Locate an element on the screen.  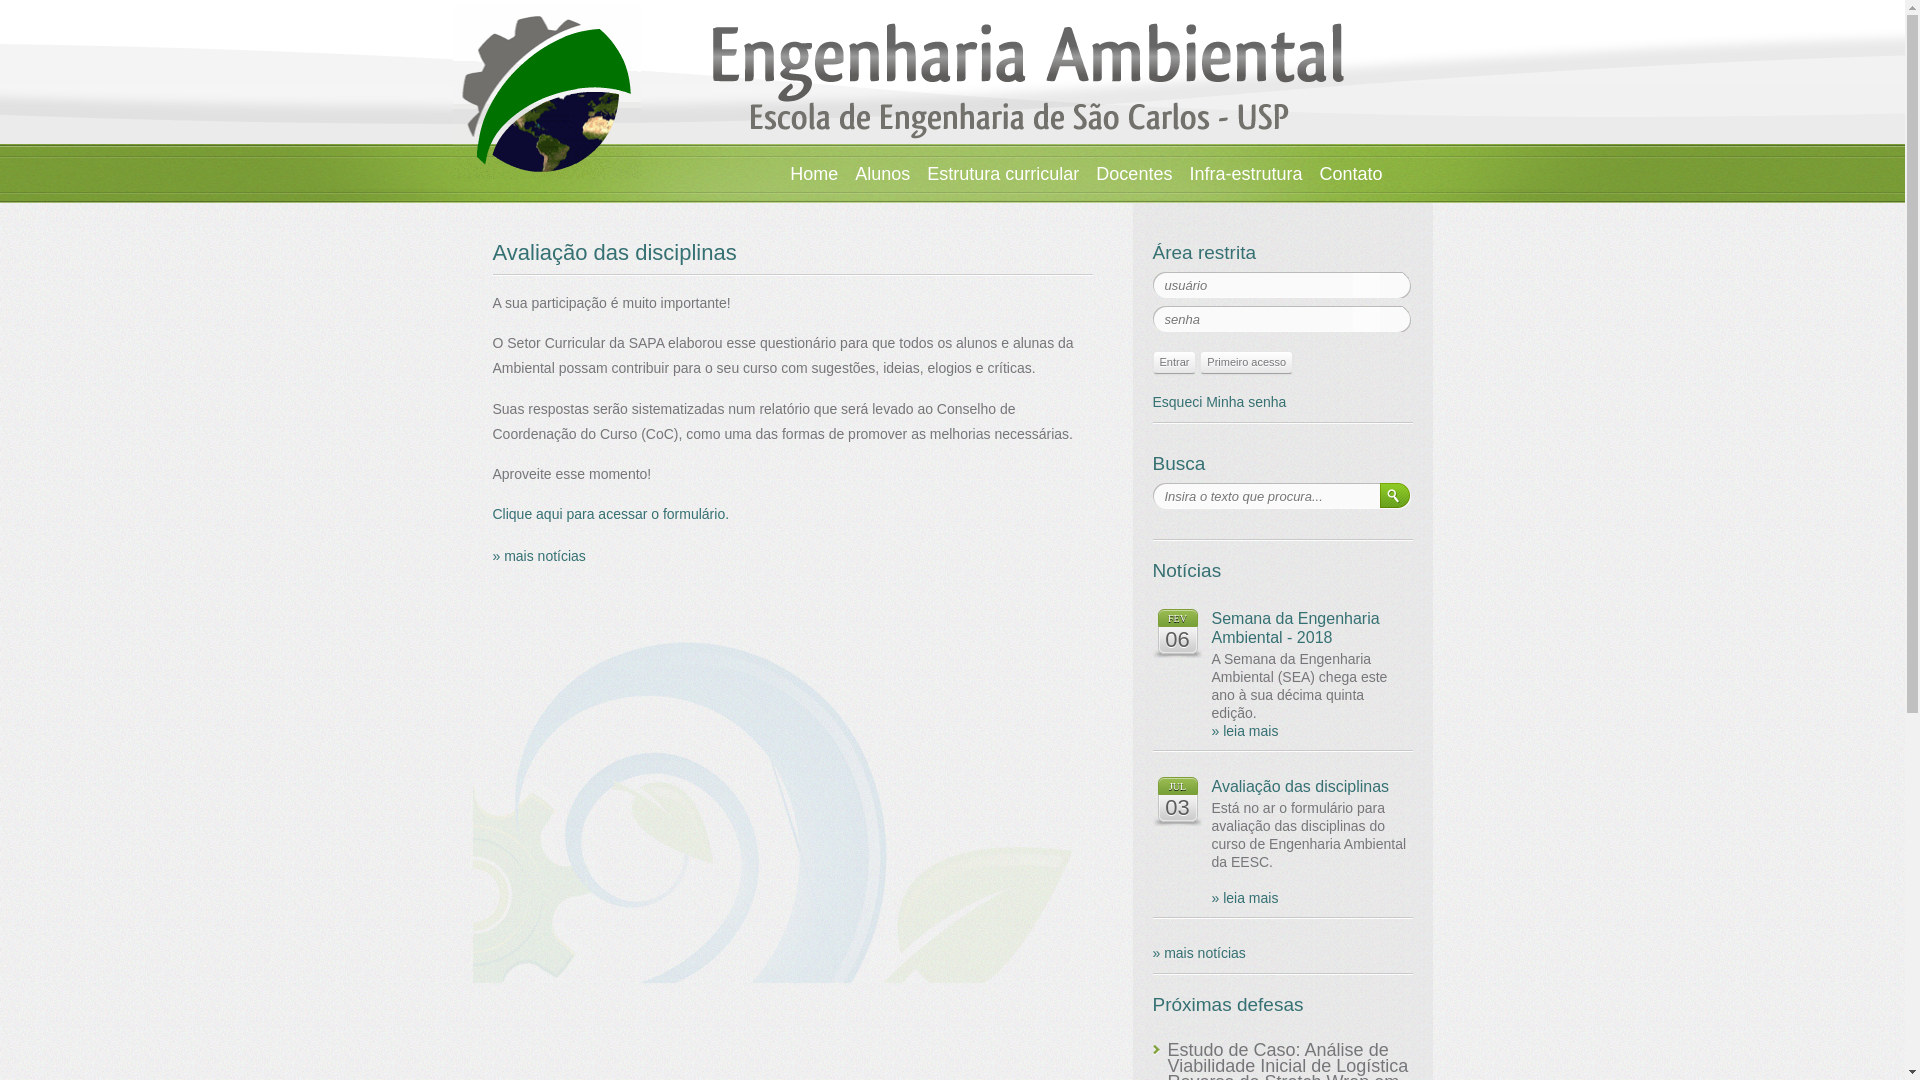
'Alunos' is located at coordinates (881, 172).